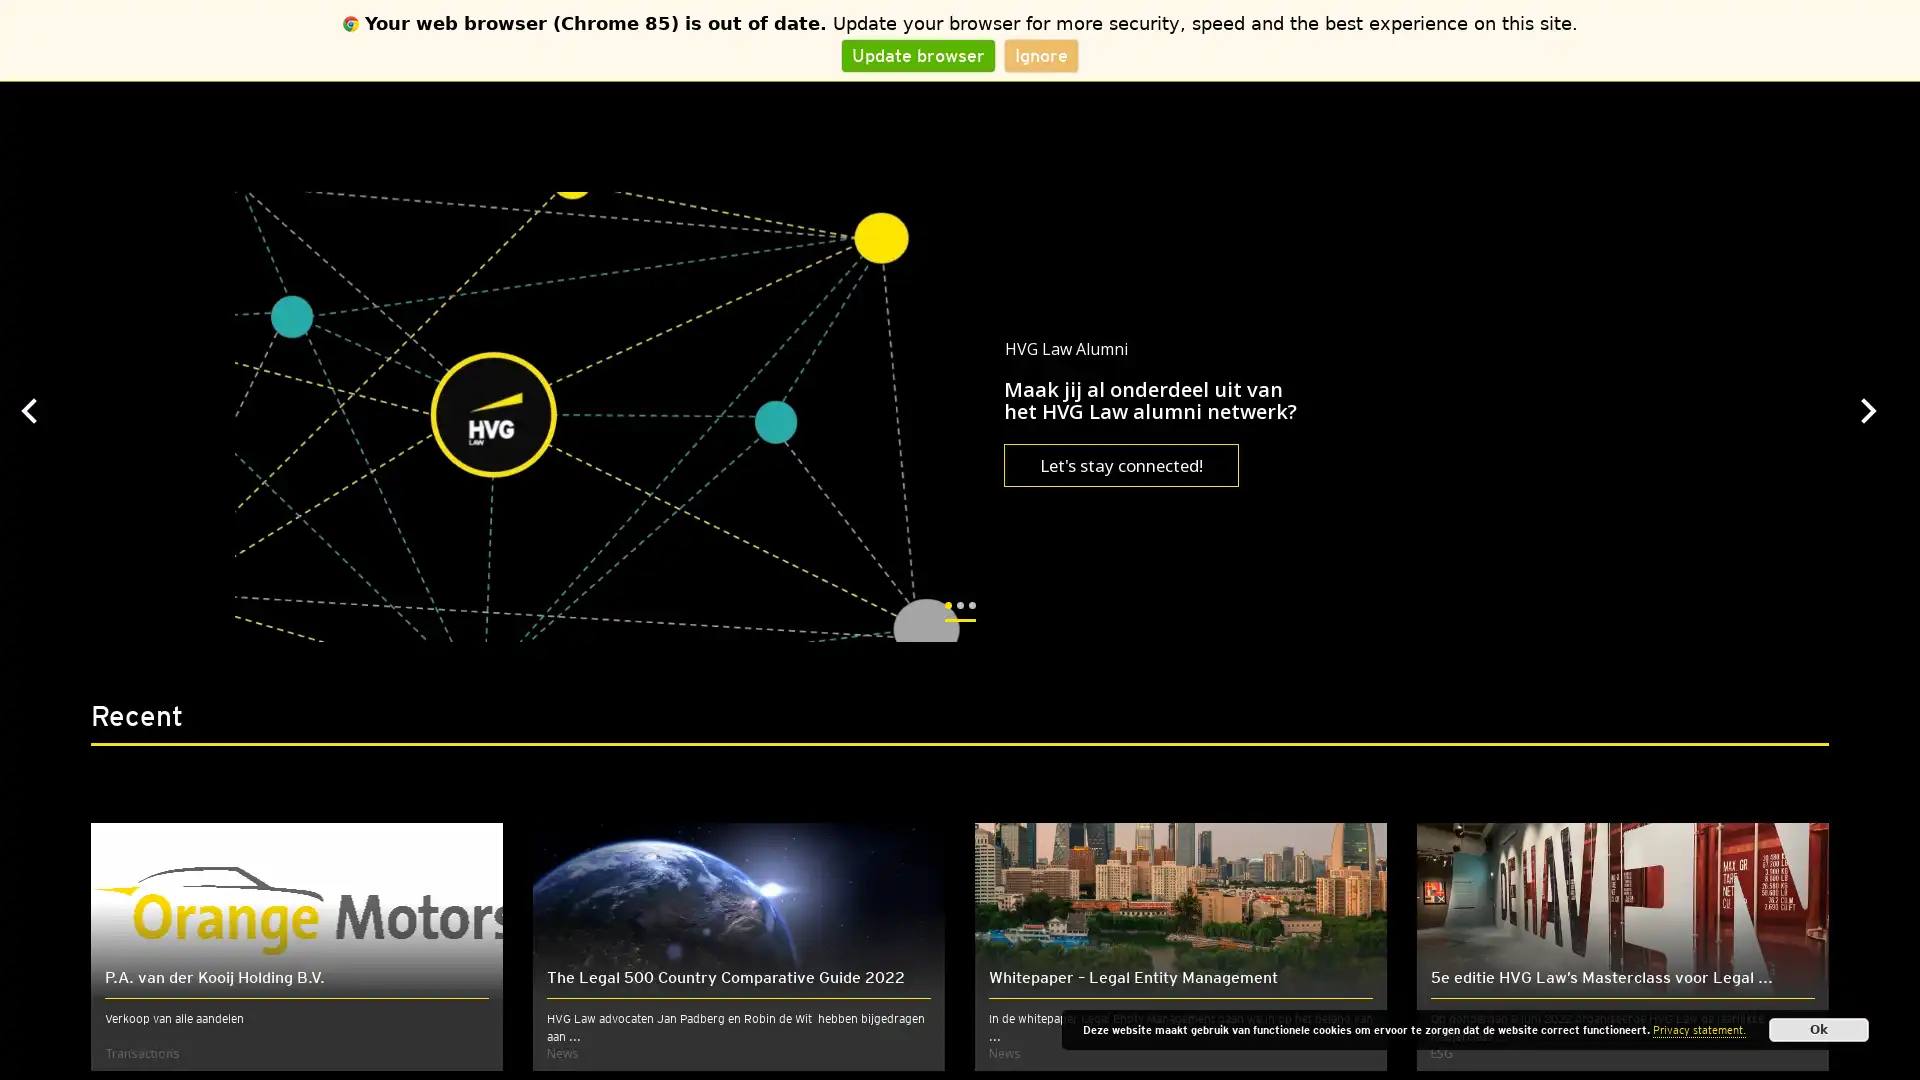  Describe the element at coordinates (1819, 1029) in the screenshot. I see `Ok` at that location.